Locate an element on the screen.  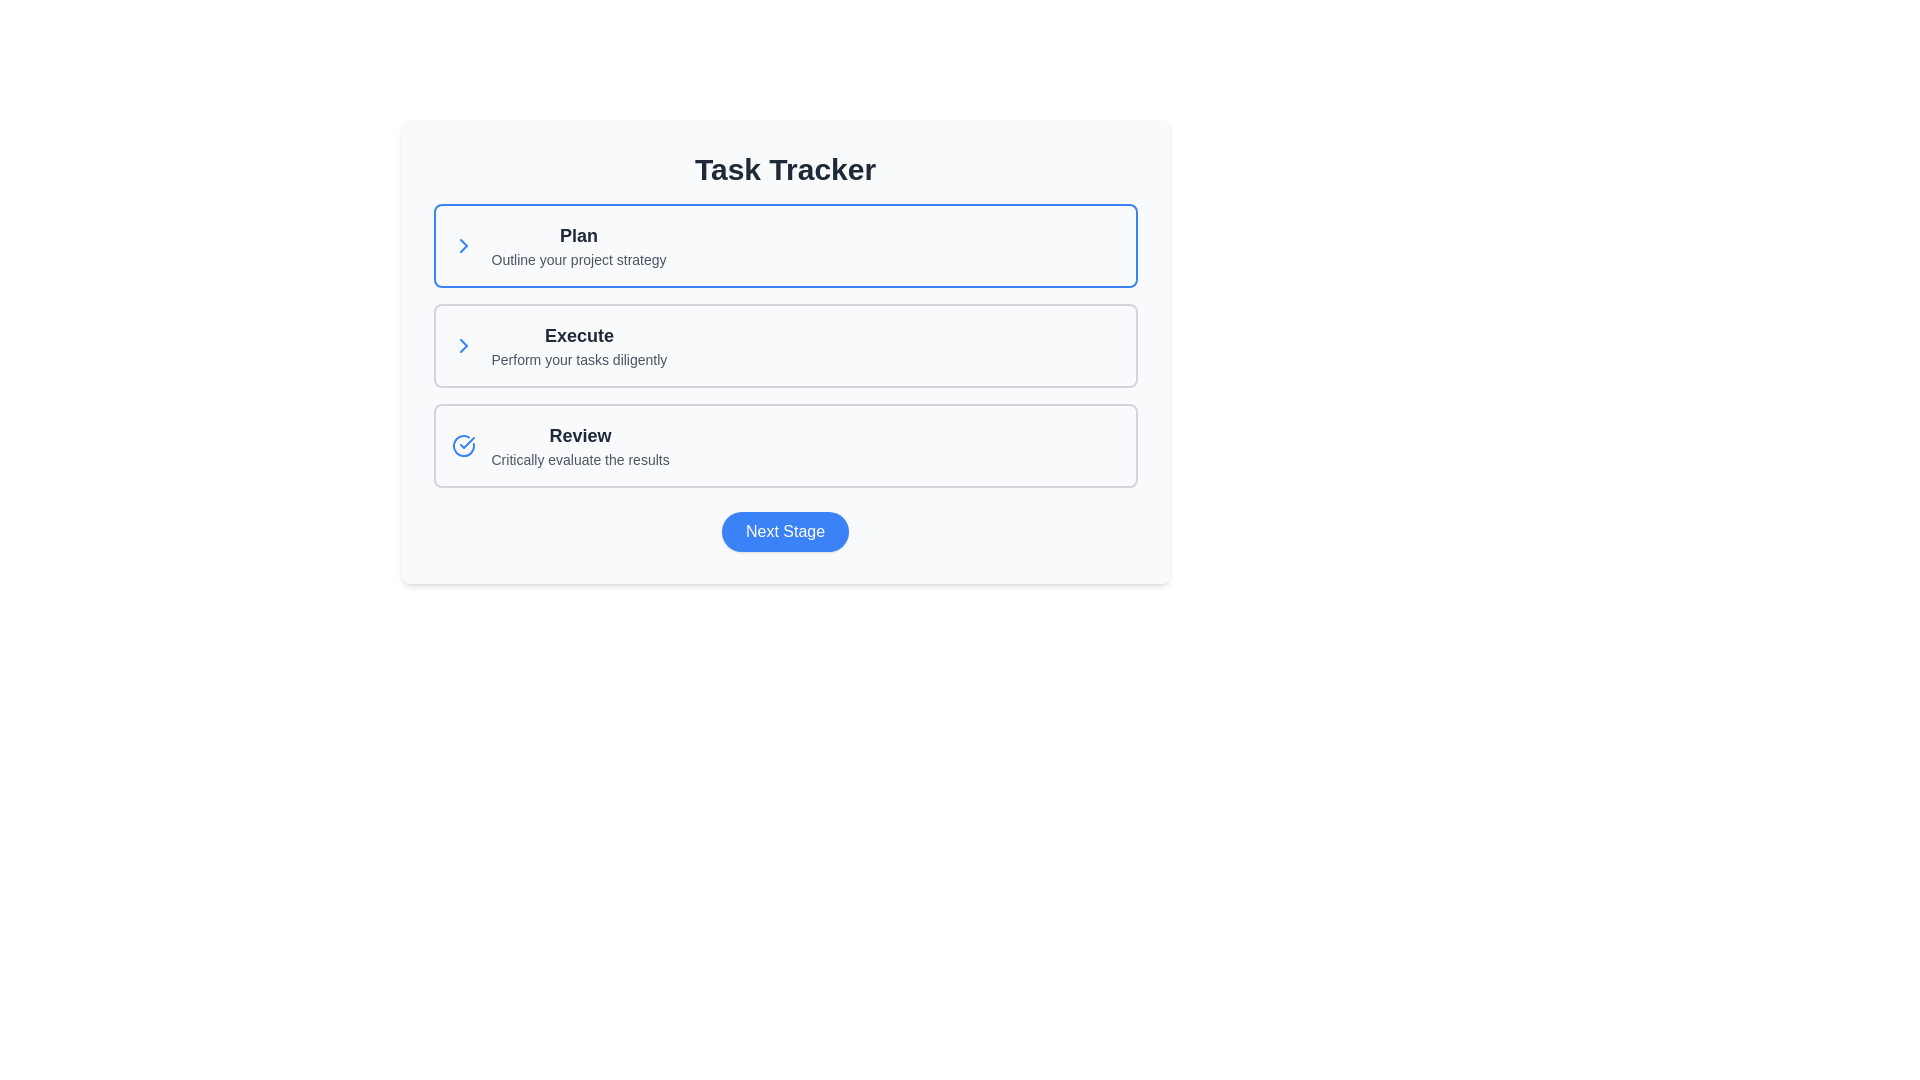
the button located at the bottom of the interface, centered horizontally below the sections titled 'Plan,' 'Execute,' and 'Review' to proceed to the next stage is located at coordinates (784, 531).